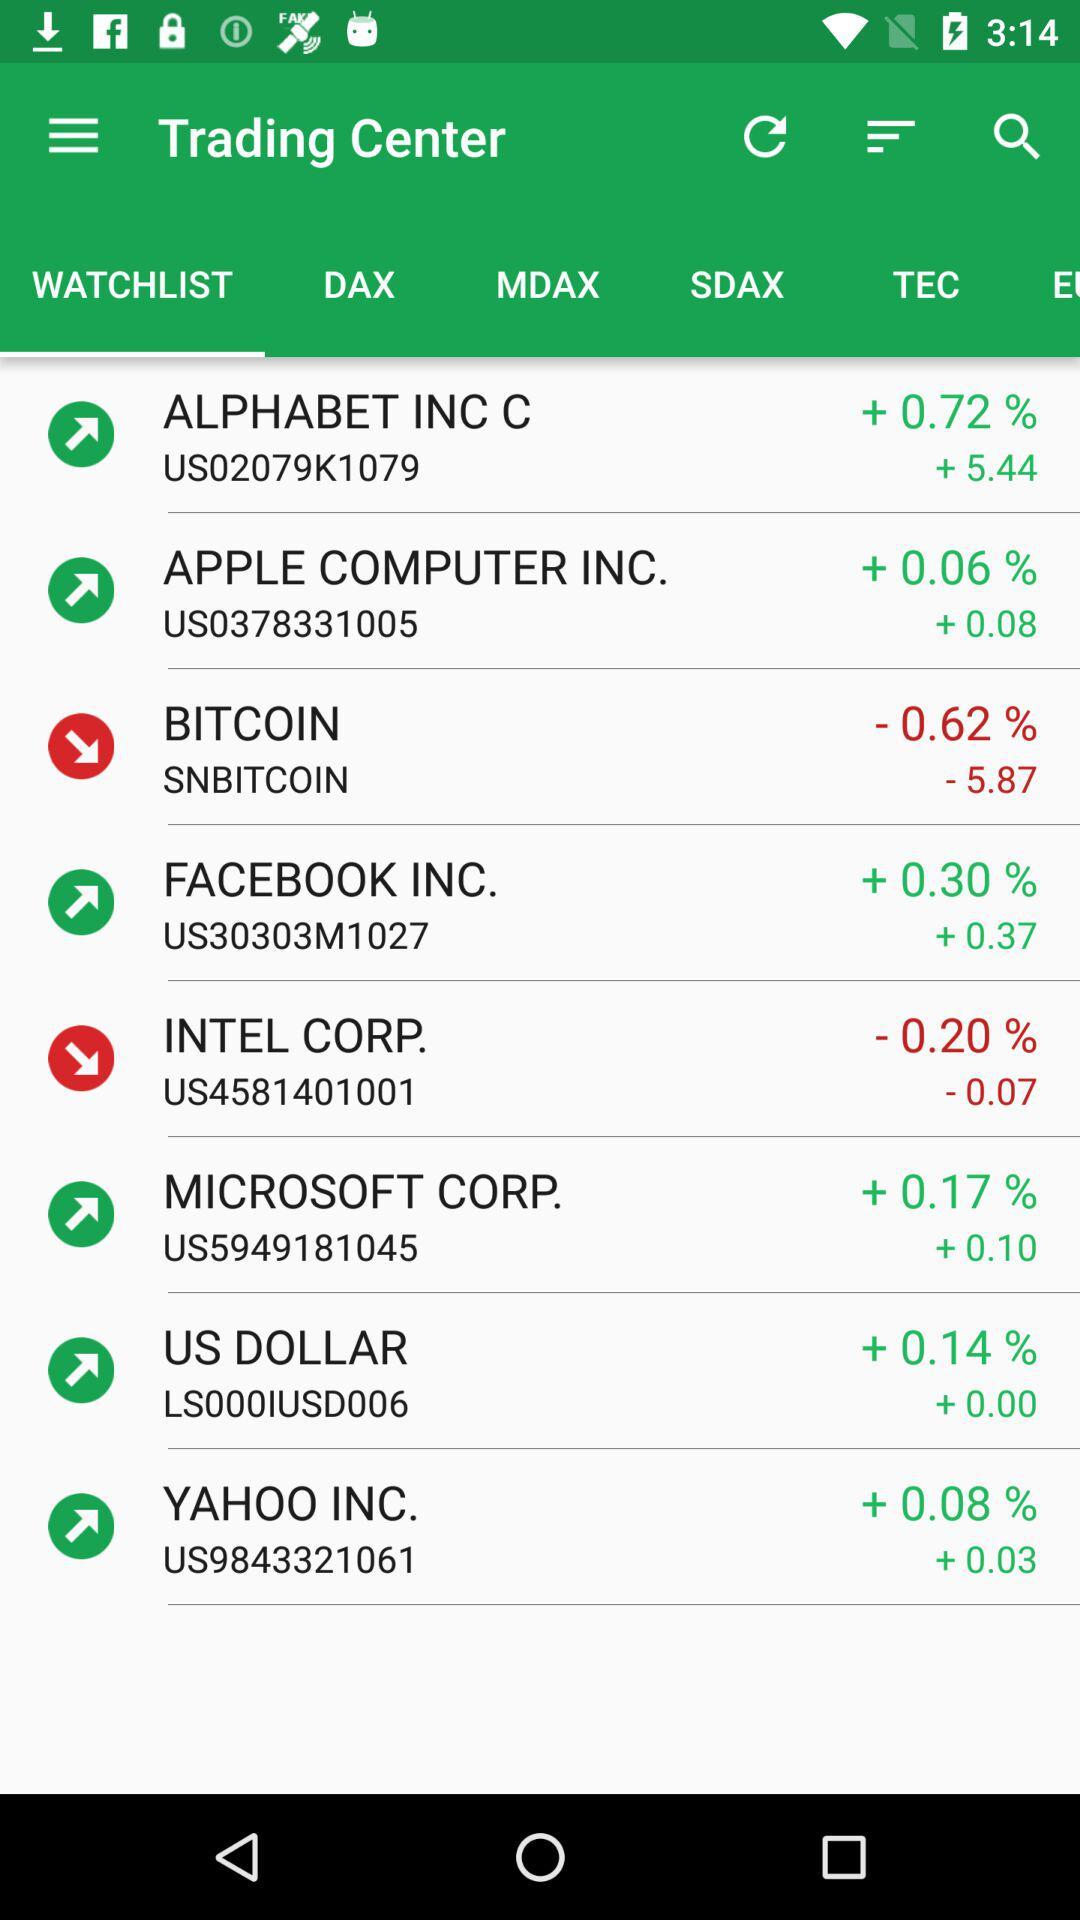 The image size is (1080, 1920). I want to click on item next to the + 0.10 icon, so click(548, 1245).